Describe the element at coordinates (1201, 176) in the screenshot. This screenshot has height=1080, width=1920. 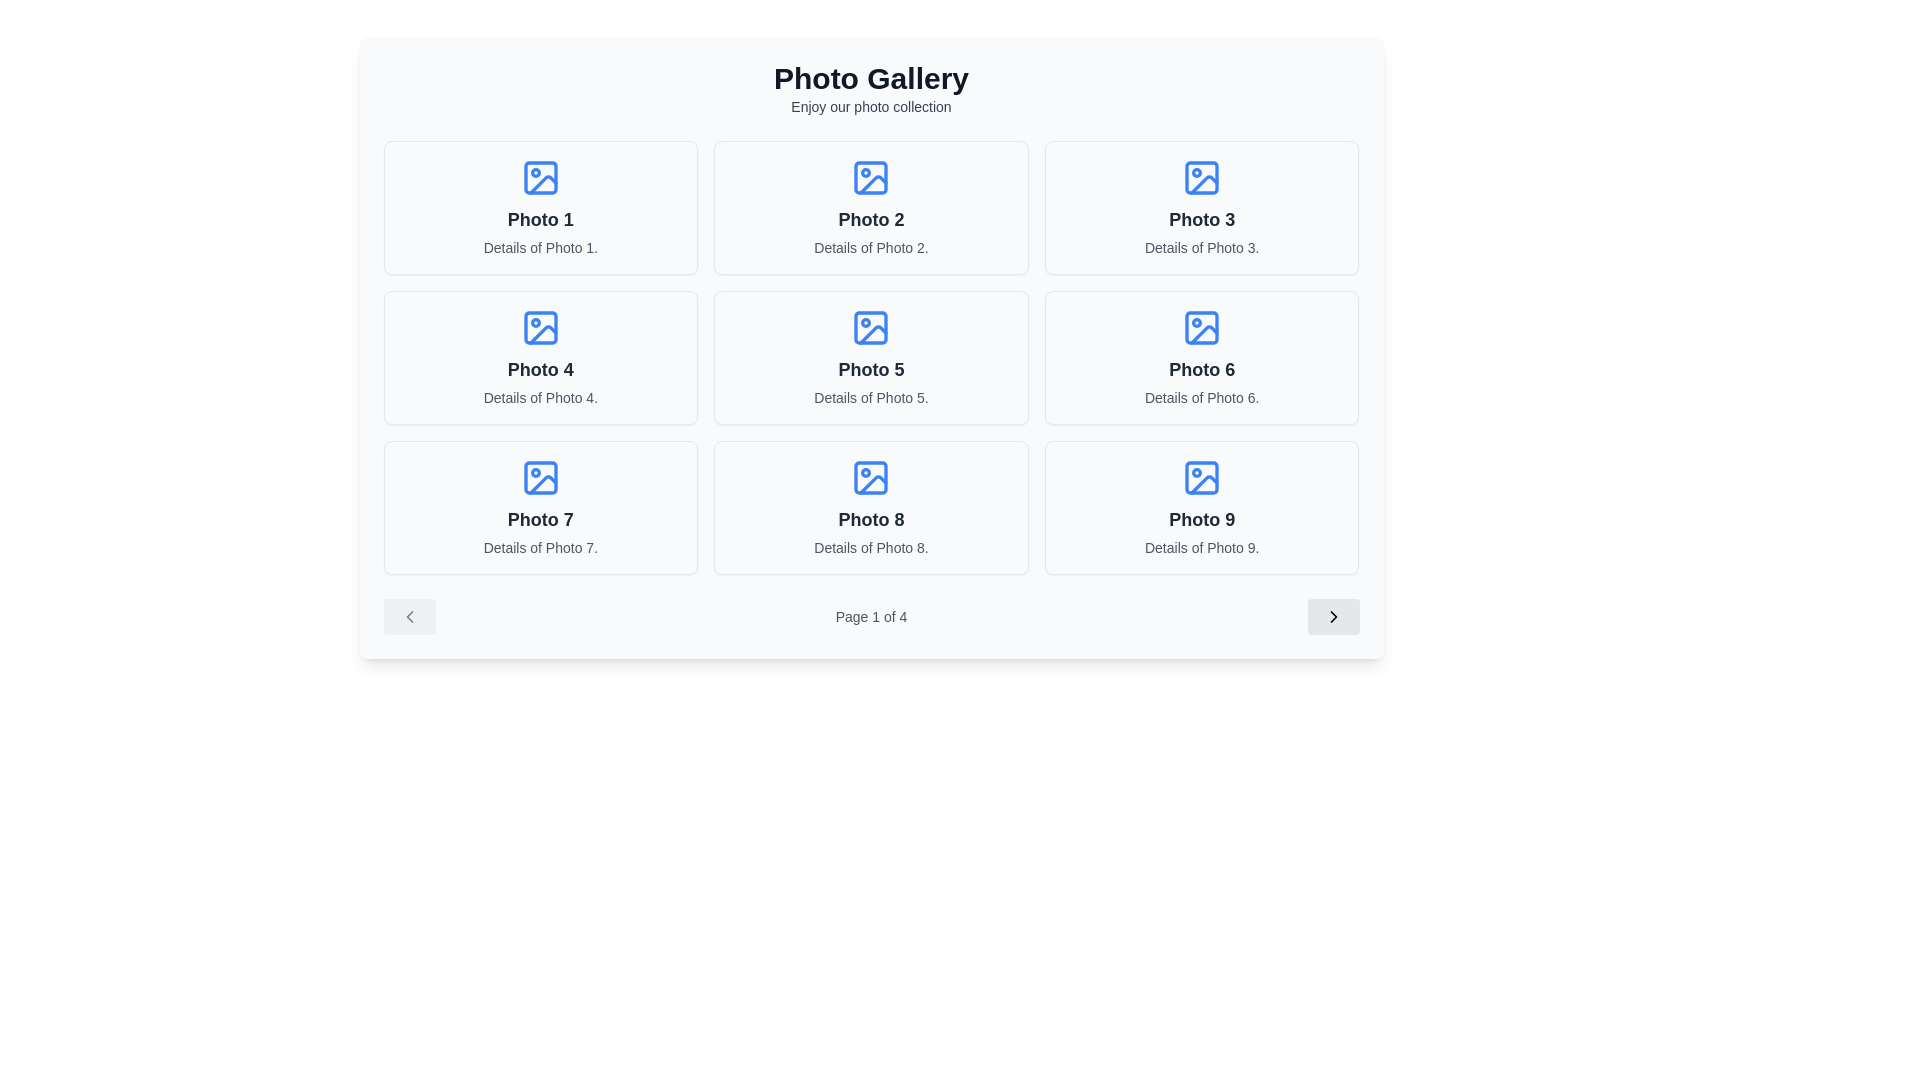
I see `the photo icon representing 'Photo 3', which is positioned at the top-center of the card in the third column of the top row in a 3x3 grid` at that location.